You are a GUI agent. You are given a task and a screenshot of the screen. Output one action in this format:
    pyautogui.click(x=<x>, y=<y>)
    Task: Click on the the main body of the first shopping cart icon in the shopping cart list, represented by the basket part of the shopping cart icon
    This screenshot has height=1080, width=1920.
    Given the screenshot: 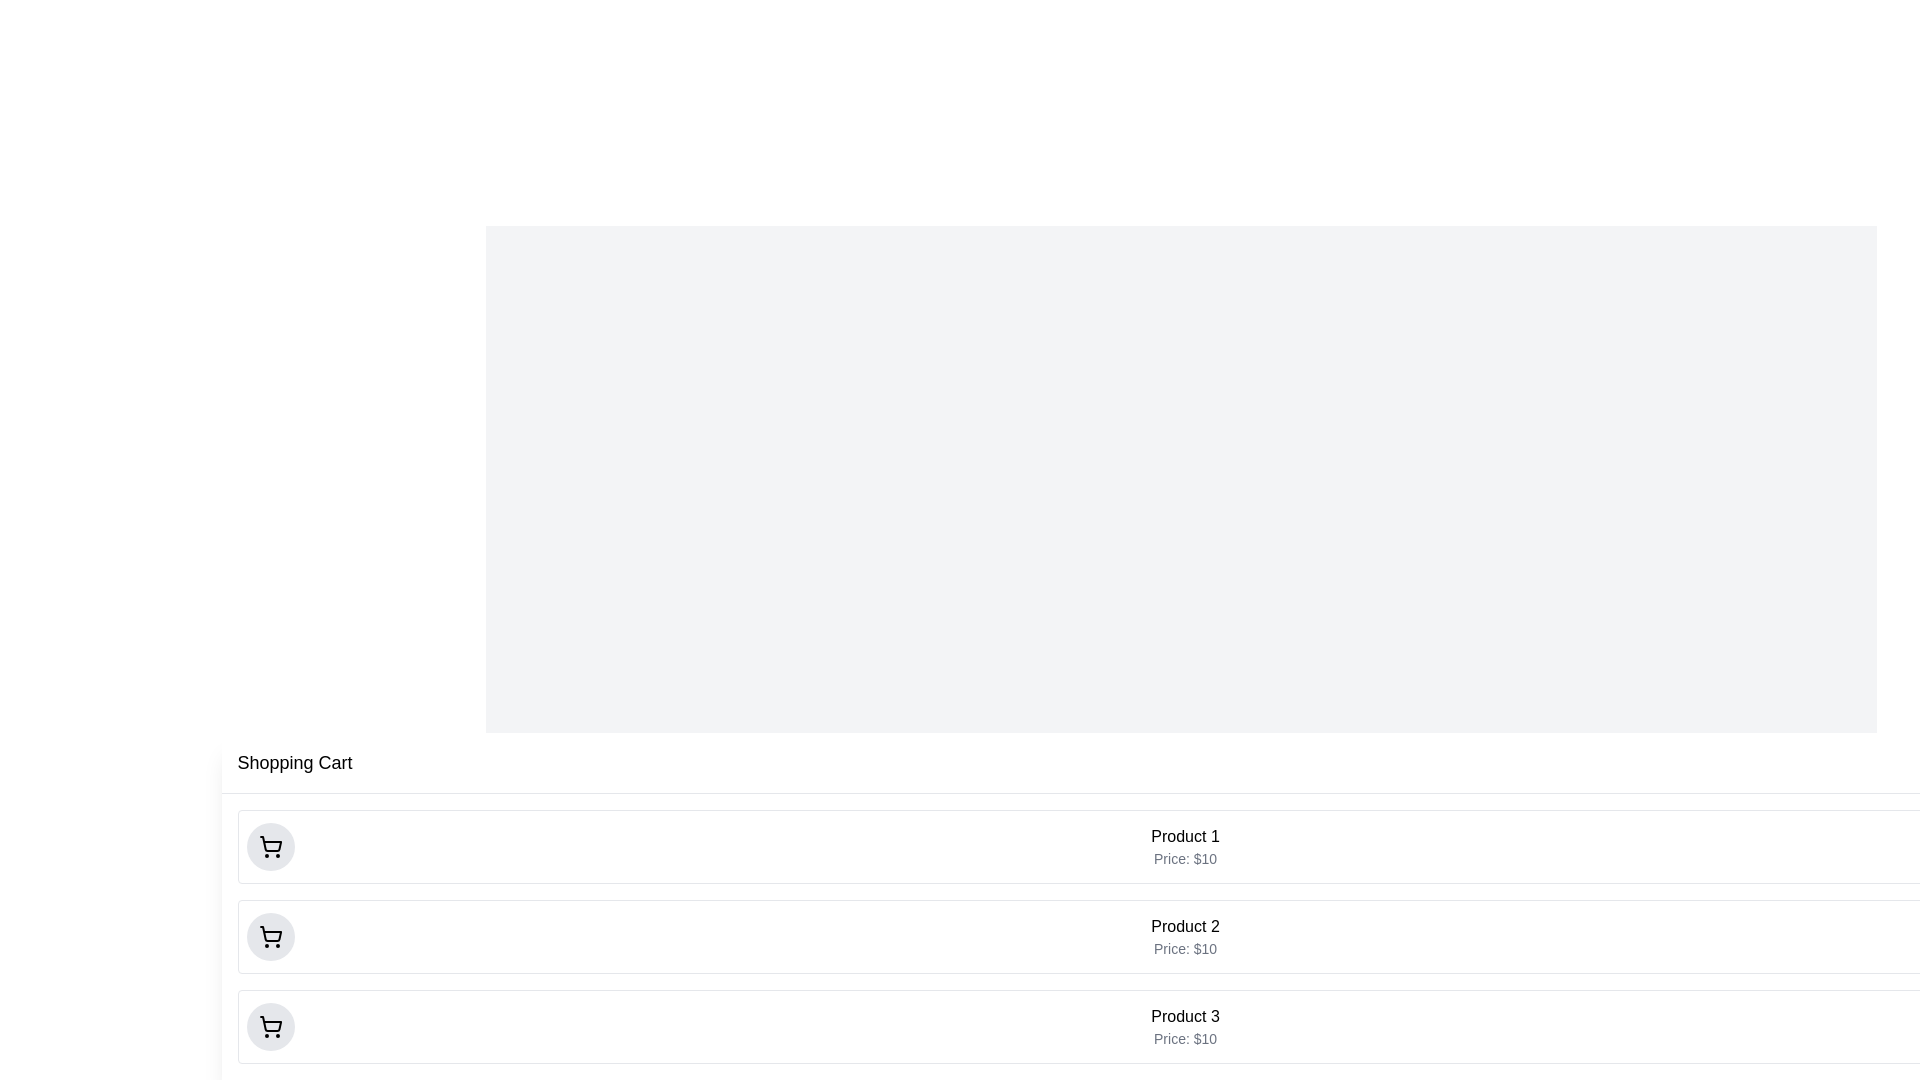 What is the action you would take?
    pyautogui.click(x=269, y=844)
    